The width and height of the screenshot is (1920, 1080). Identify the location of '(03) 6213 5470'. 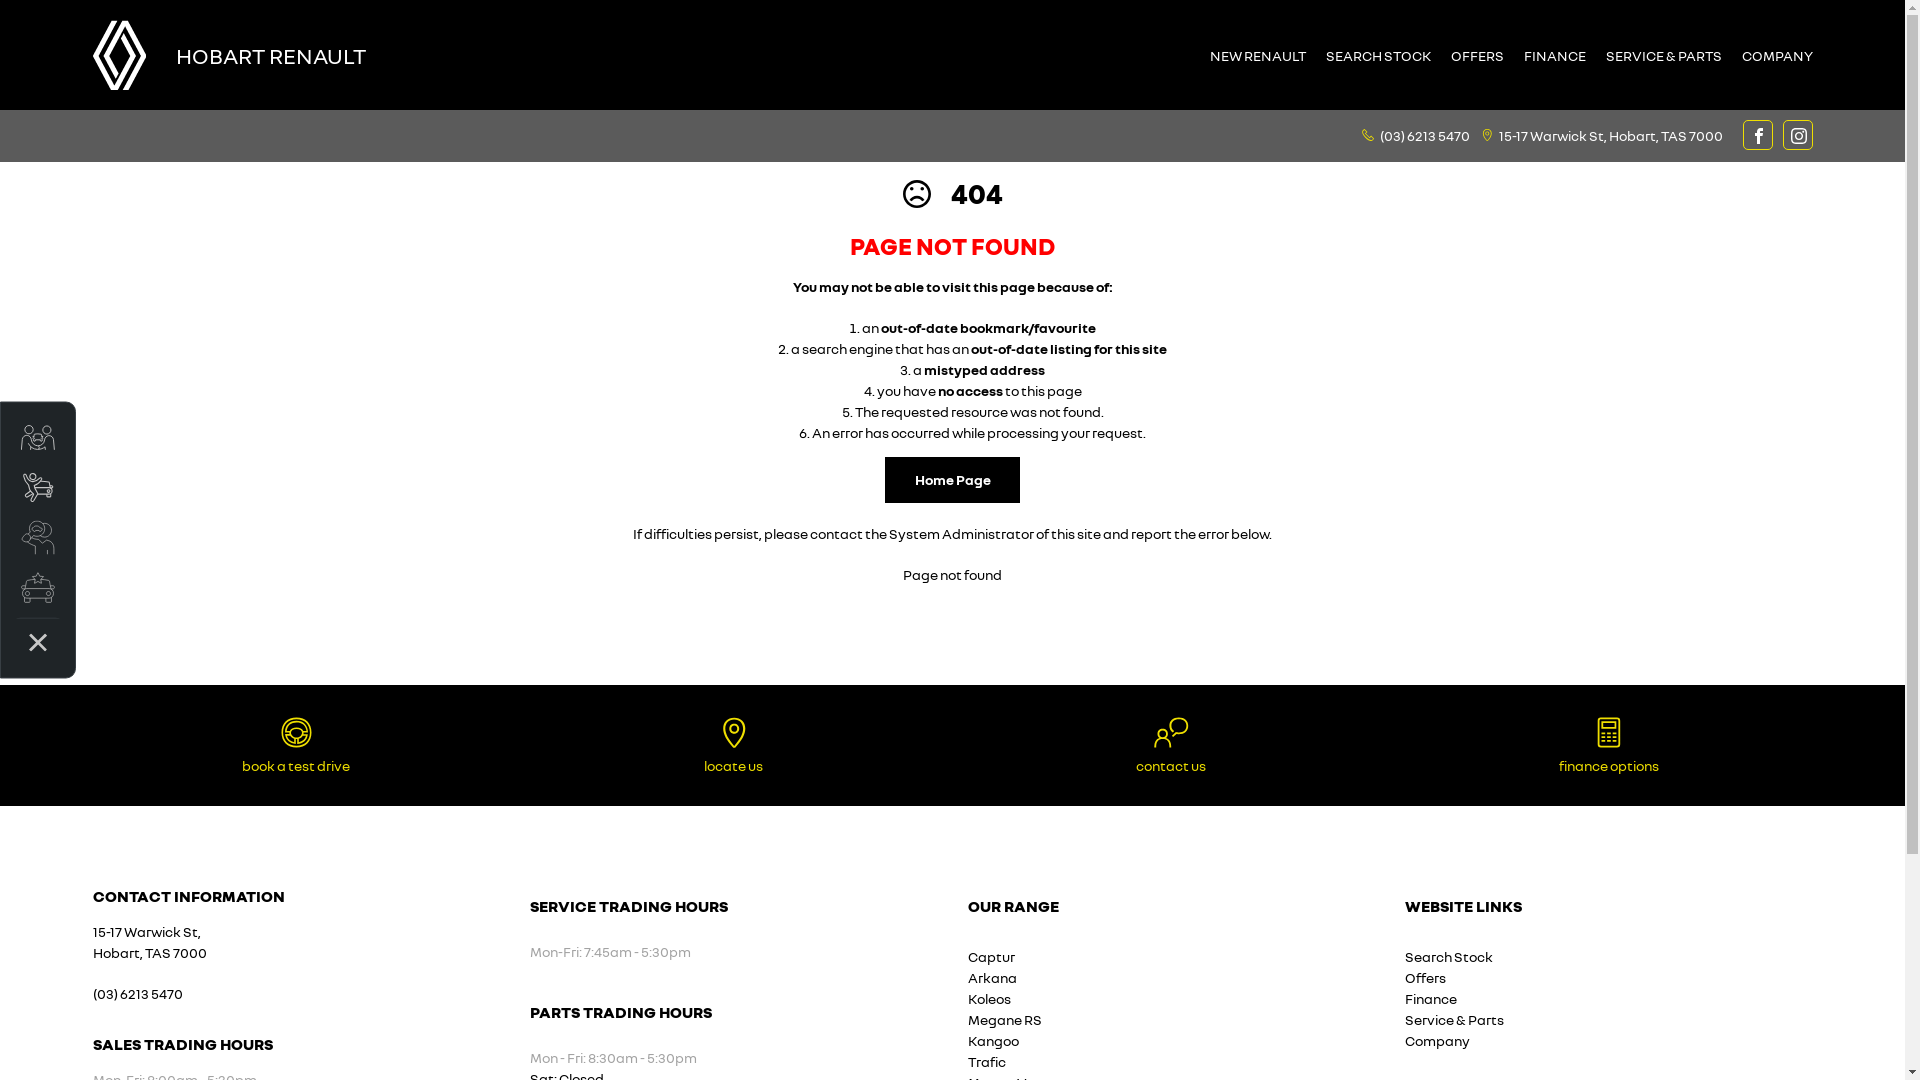
(1424, 134).